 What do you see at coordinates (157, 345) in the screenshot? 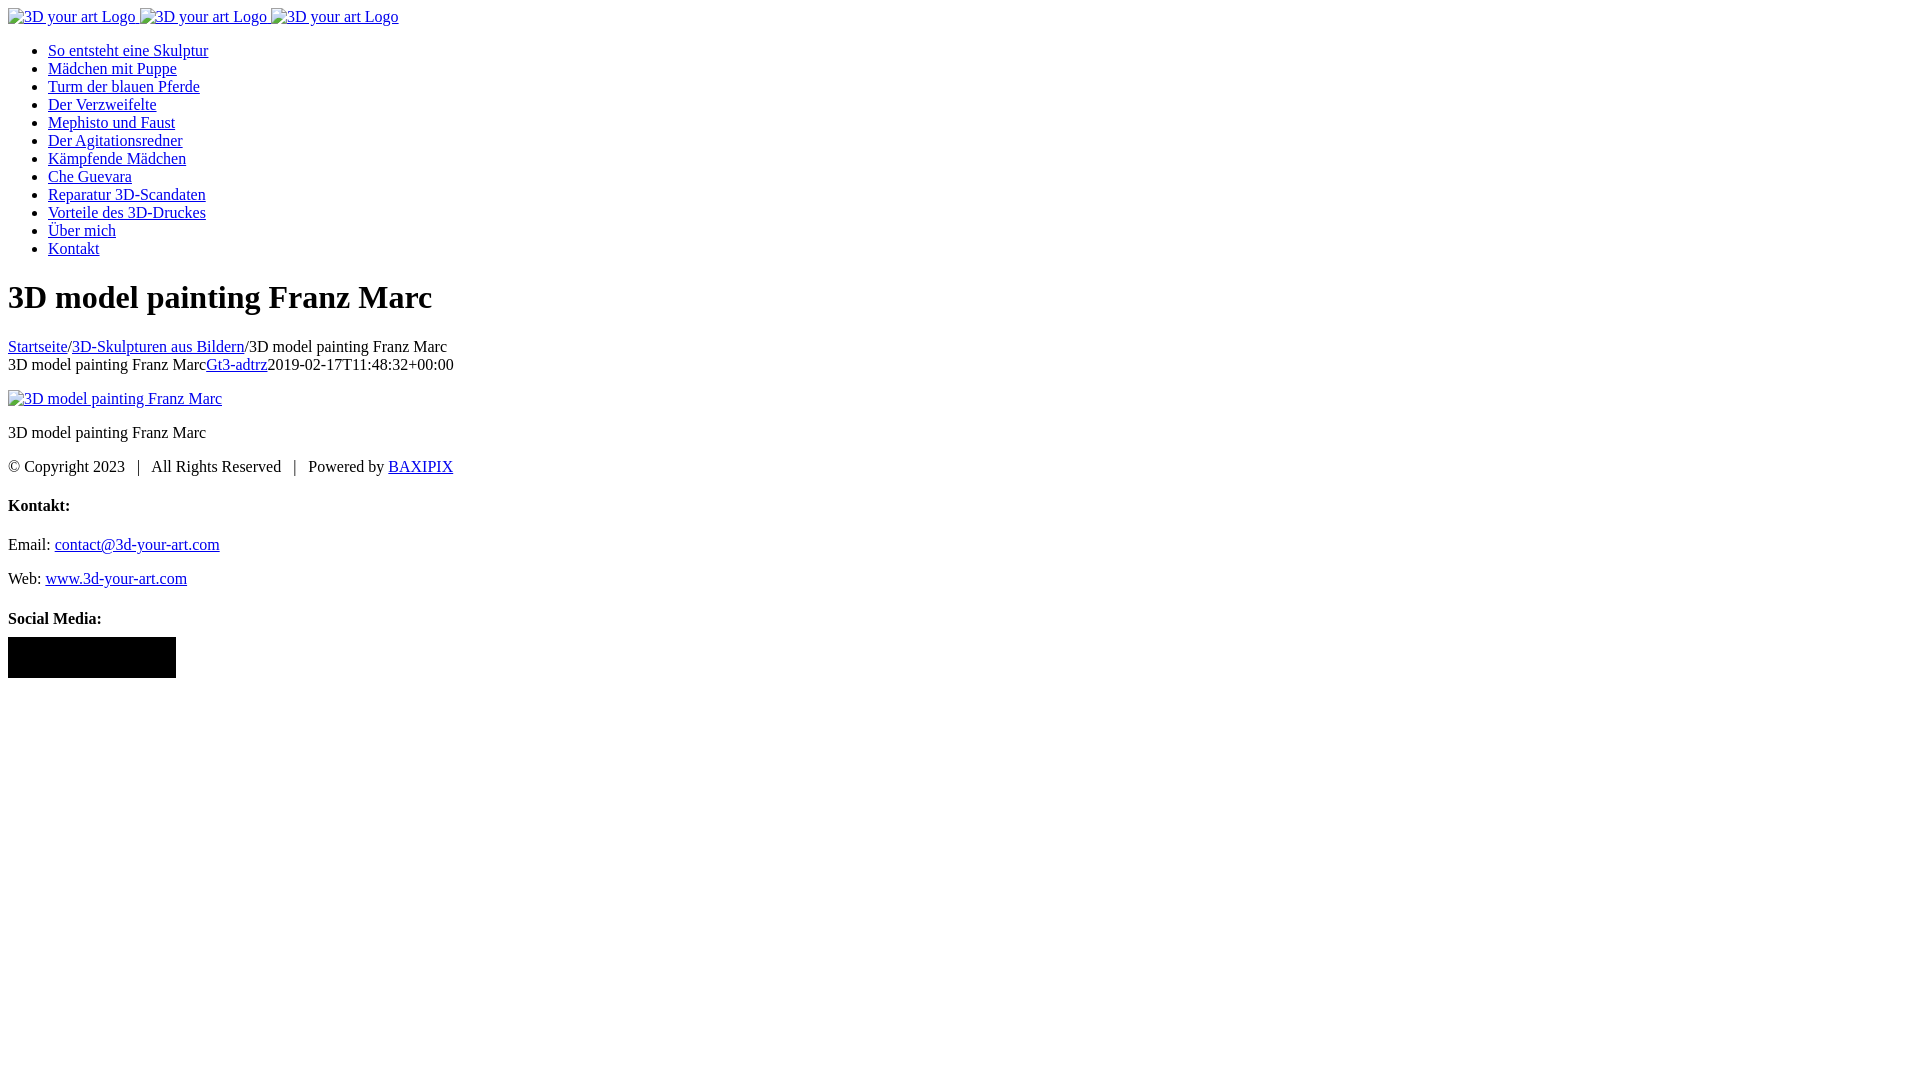
I see `'3D-Skulpturen aus Bildern'` at bounding box center [157, 345].